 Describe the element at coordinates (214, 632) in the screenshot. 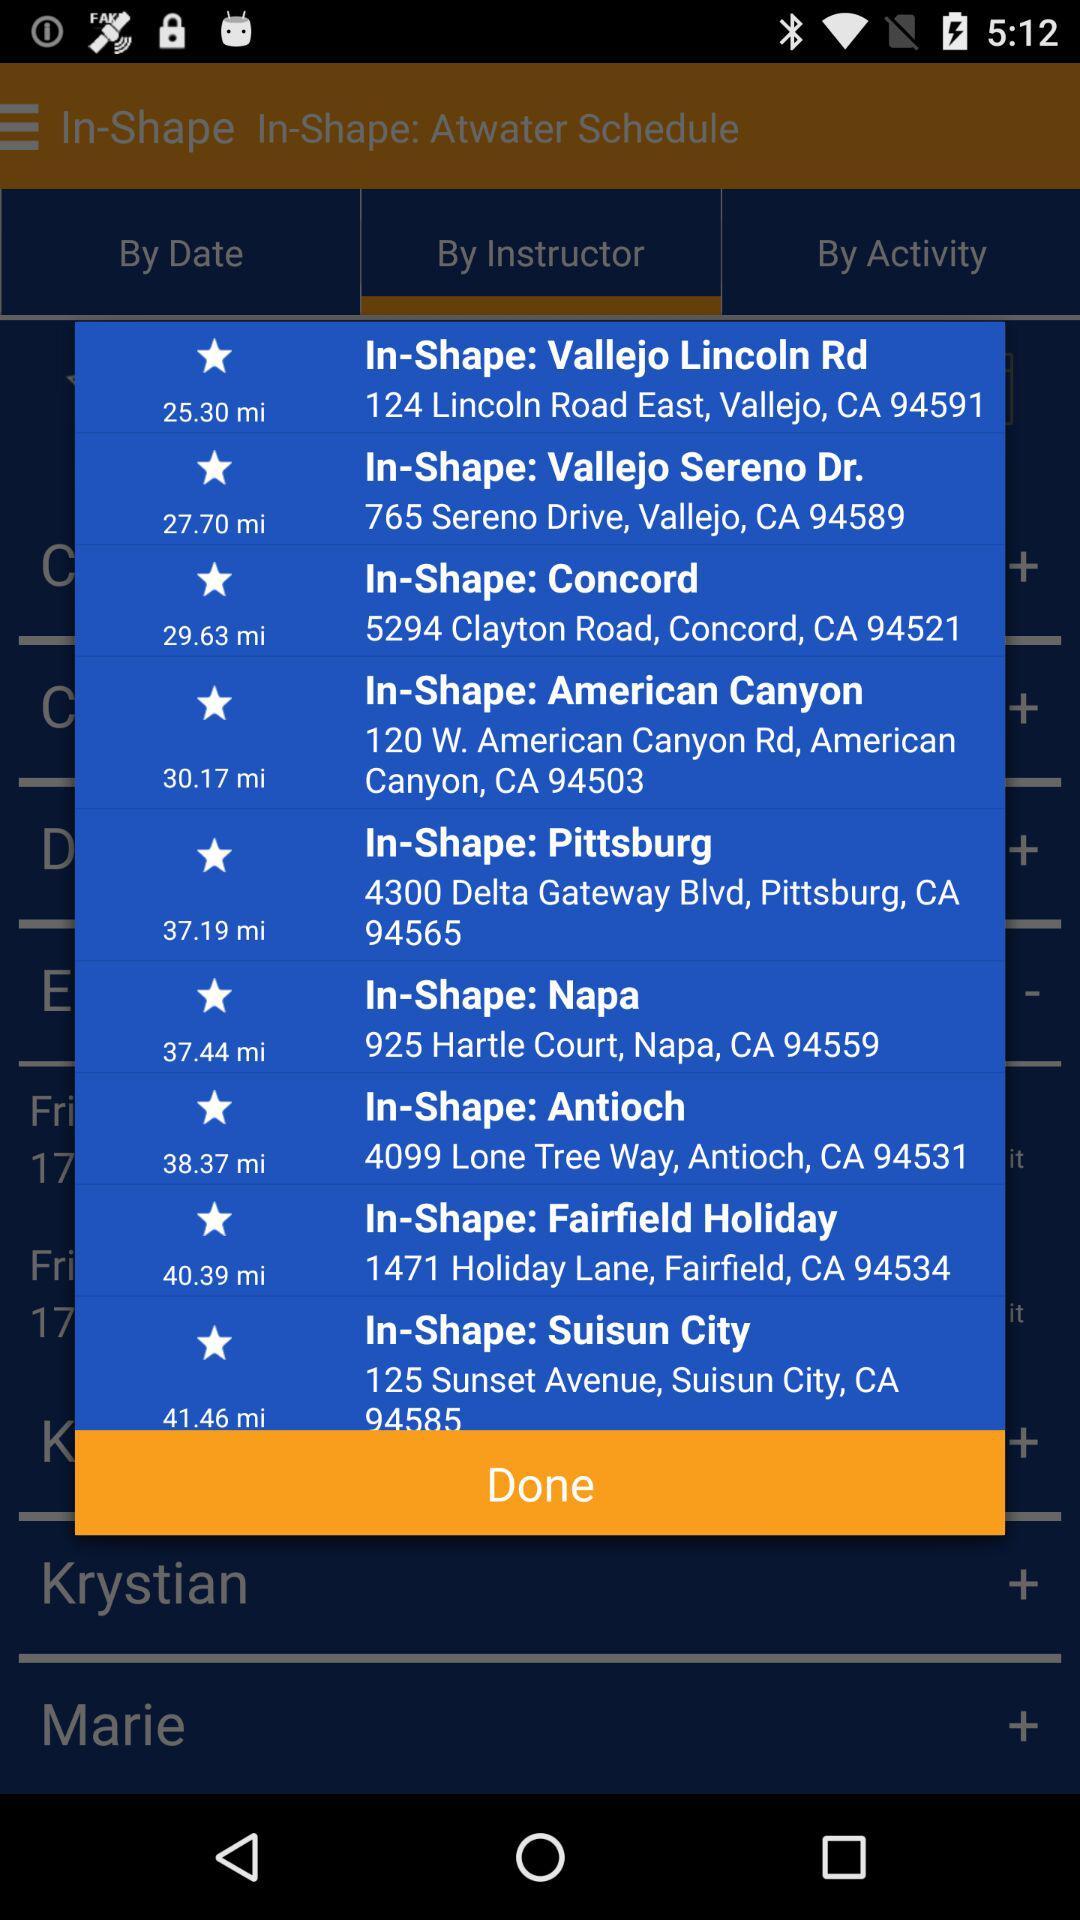

I see `29.63 mi app` at that location.